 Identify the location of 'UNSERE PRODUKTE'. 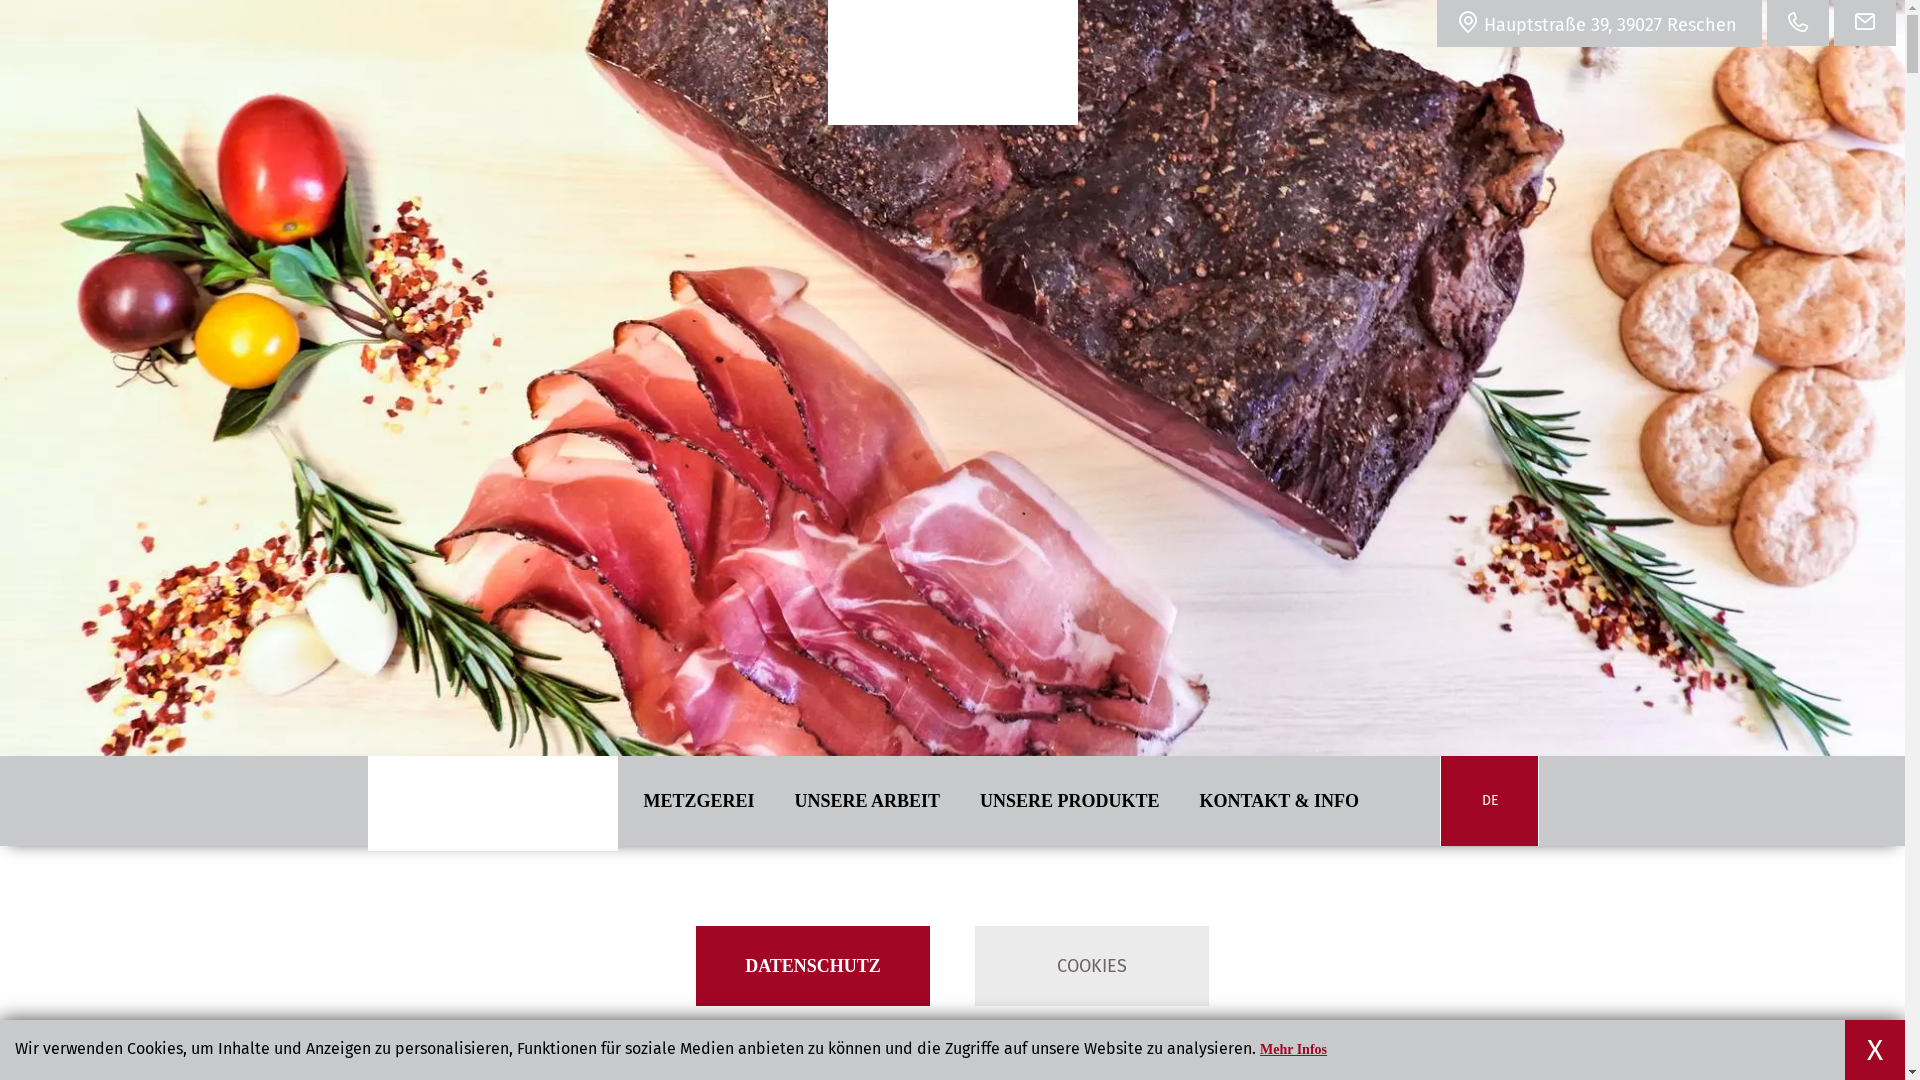
(1069, 800).